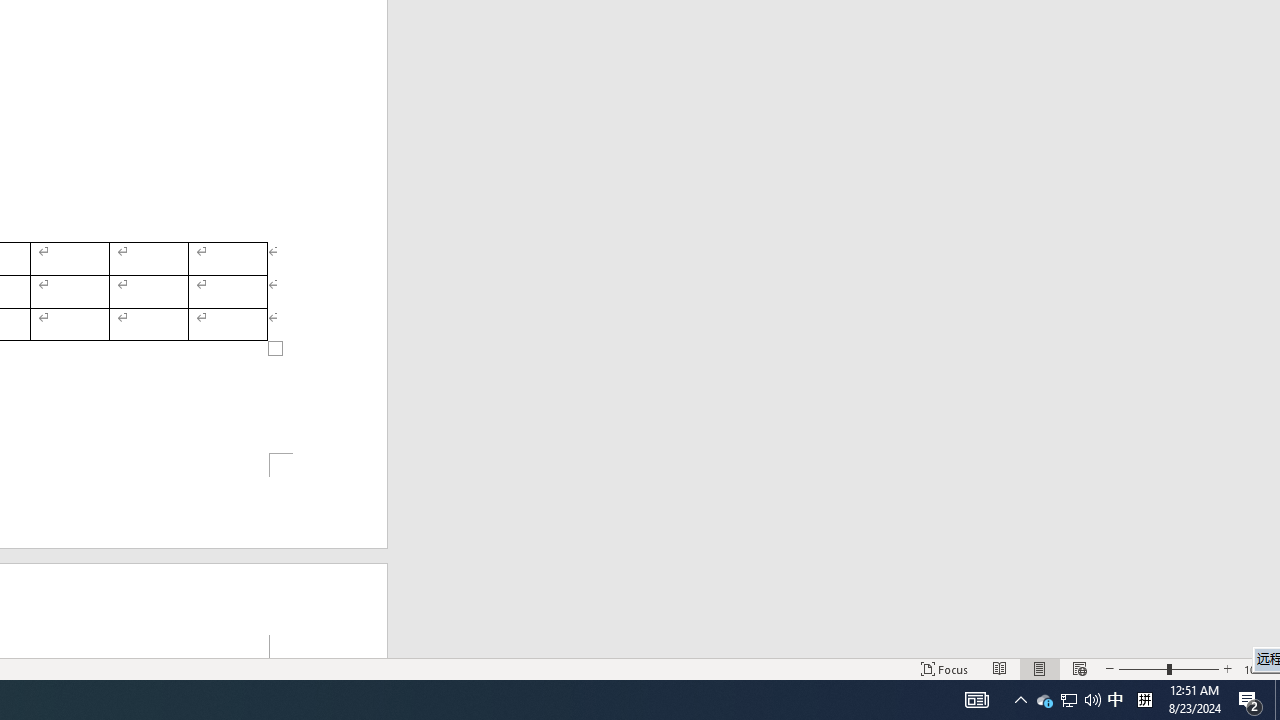  I want to click on 'Zoom 100%', so click(1257, 669).